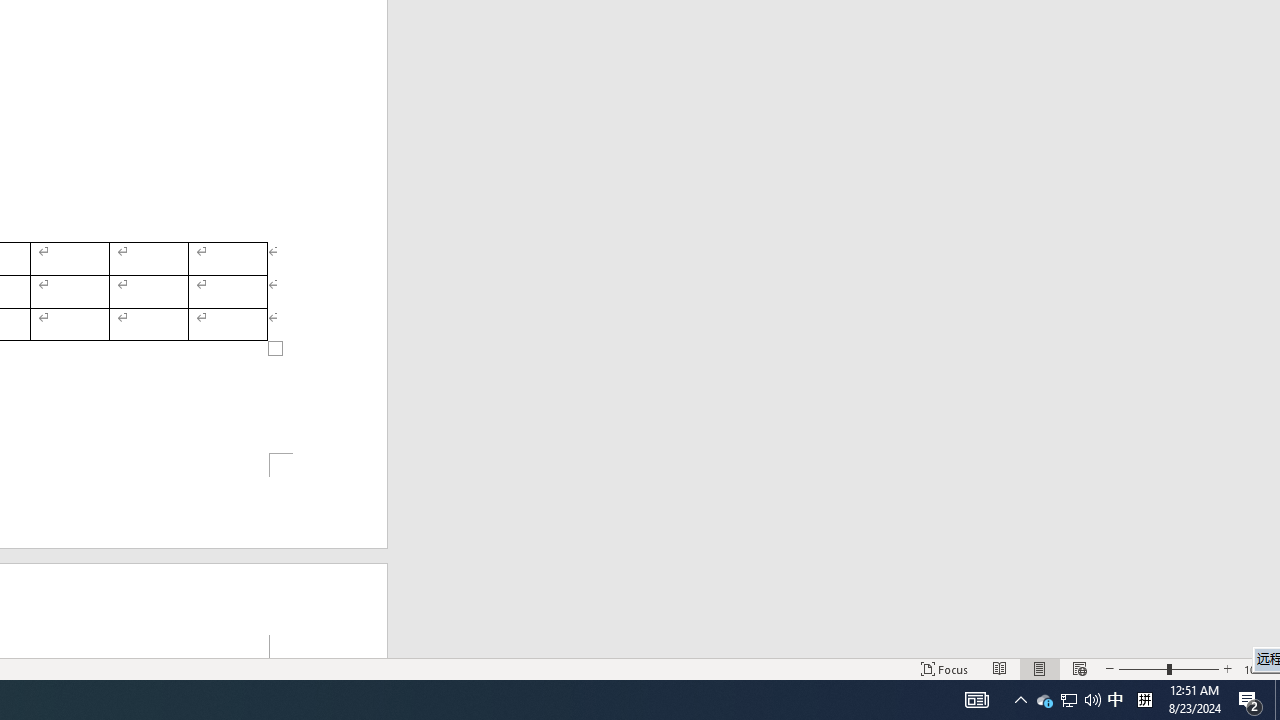  I want to click on 'Zoom 100%', so click(1257, 669).